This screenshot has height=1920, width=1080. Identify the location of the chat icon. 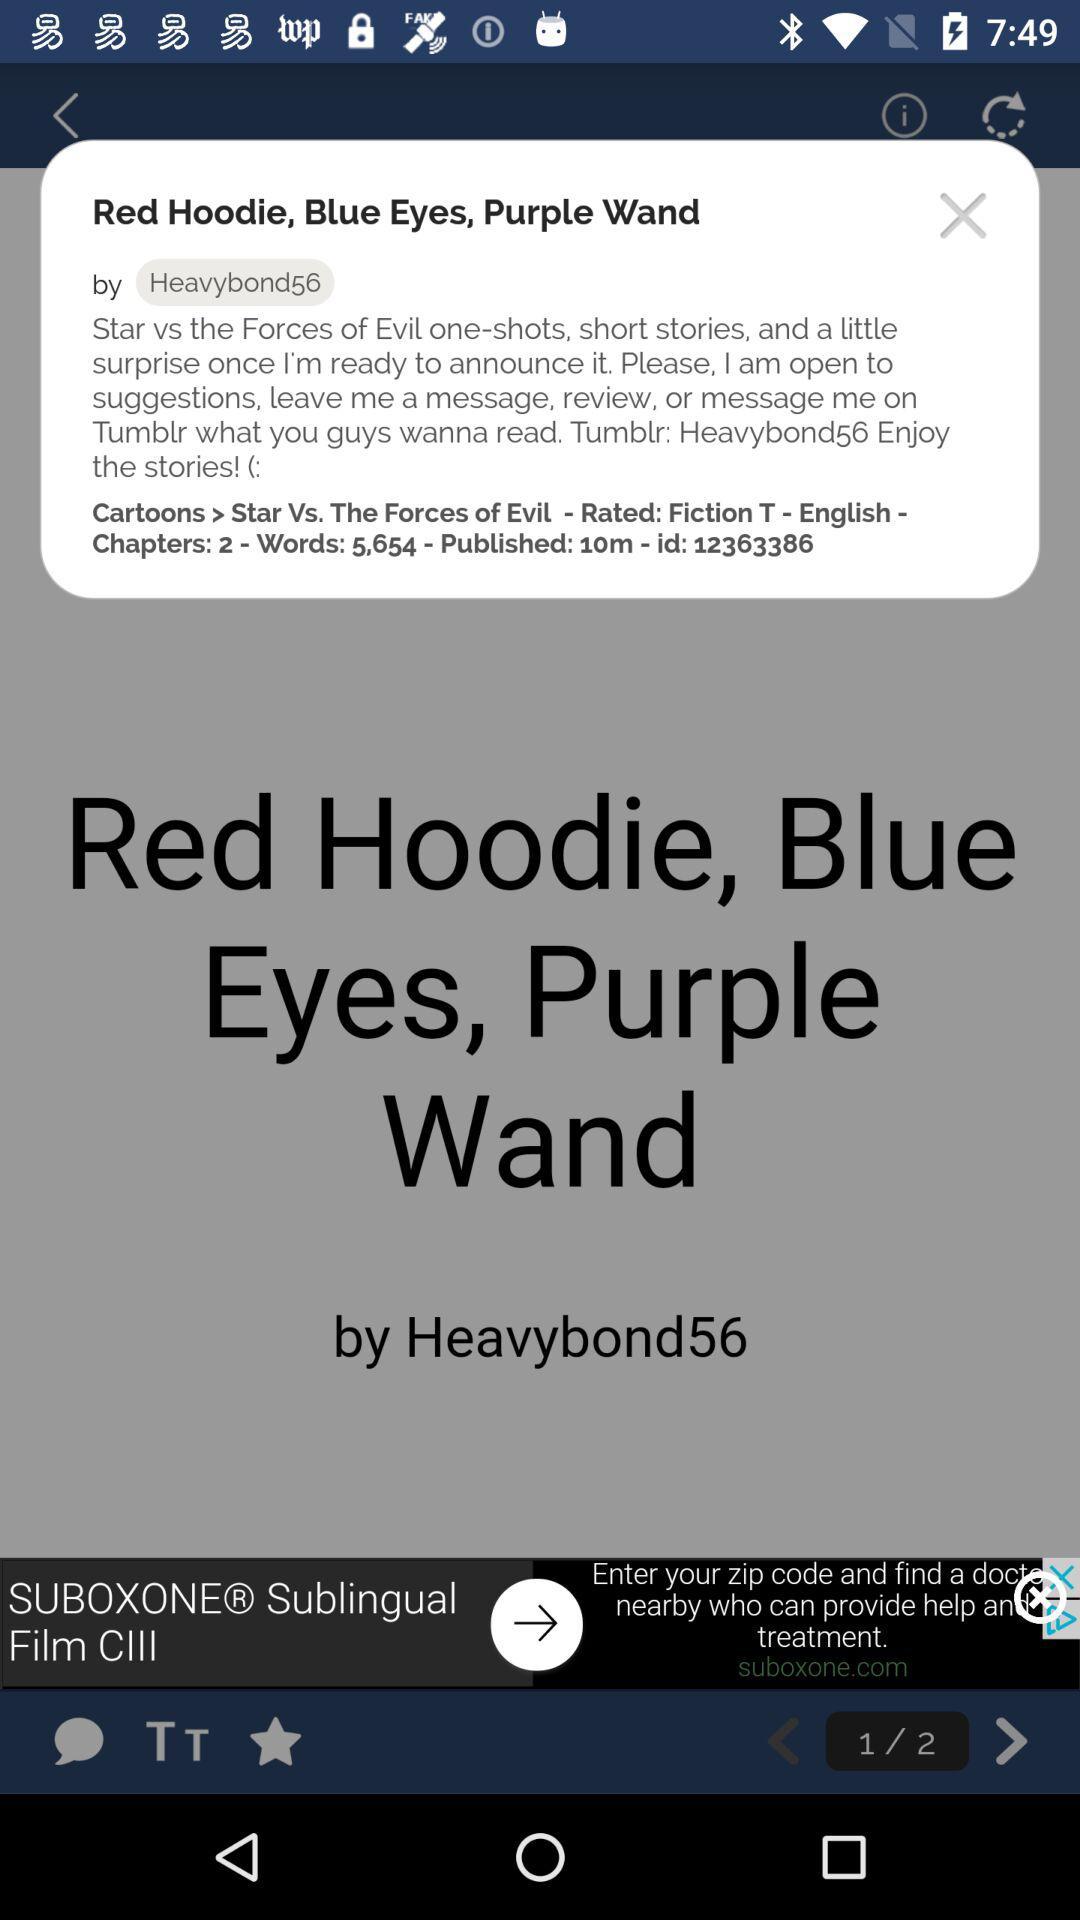
(77, 1740).